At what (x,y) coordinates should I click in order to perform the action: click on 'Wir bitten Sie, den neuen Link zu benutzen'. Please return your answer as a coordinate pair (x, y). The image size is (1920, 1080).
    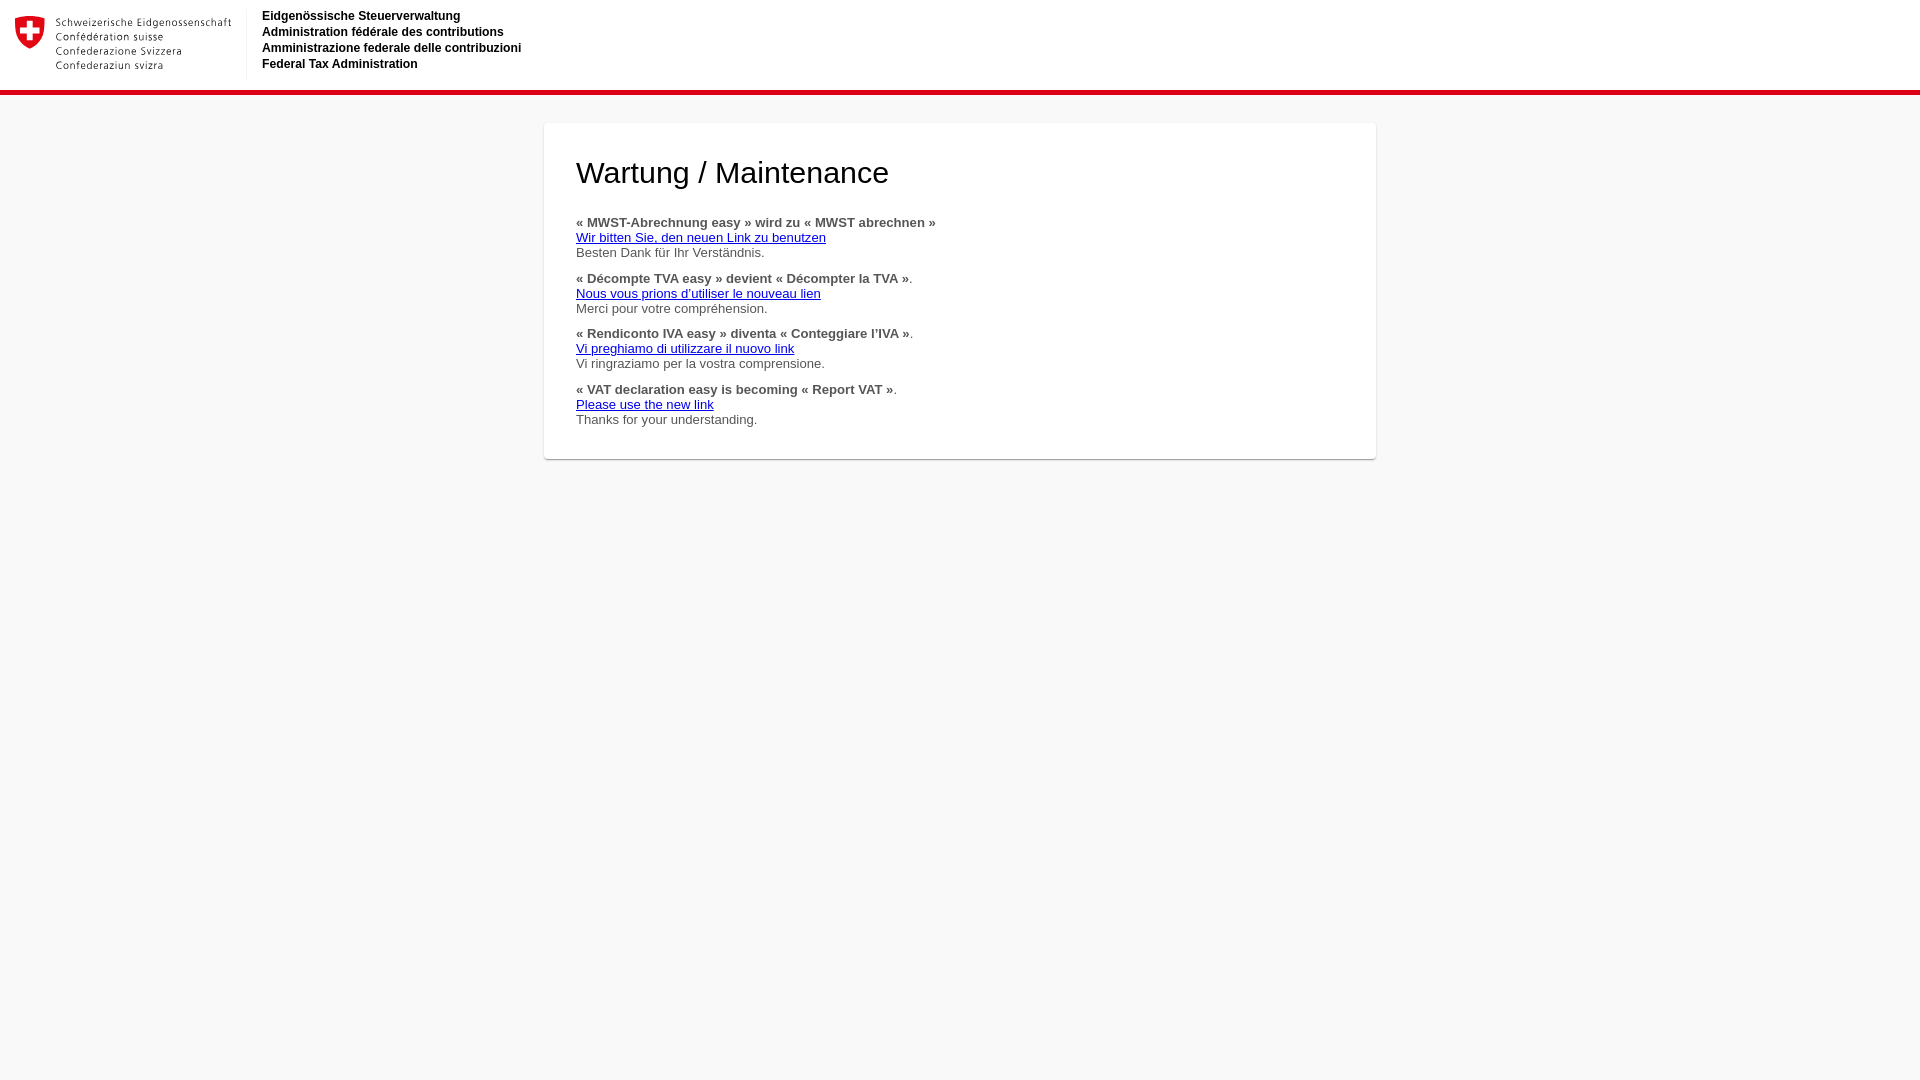
    Looking at the image, I should click on (575, 236).